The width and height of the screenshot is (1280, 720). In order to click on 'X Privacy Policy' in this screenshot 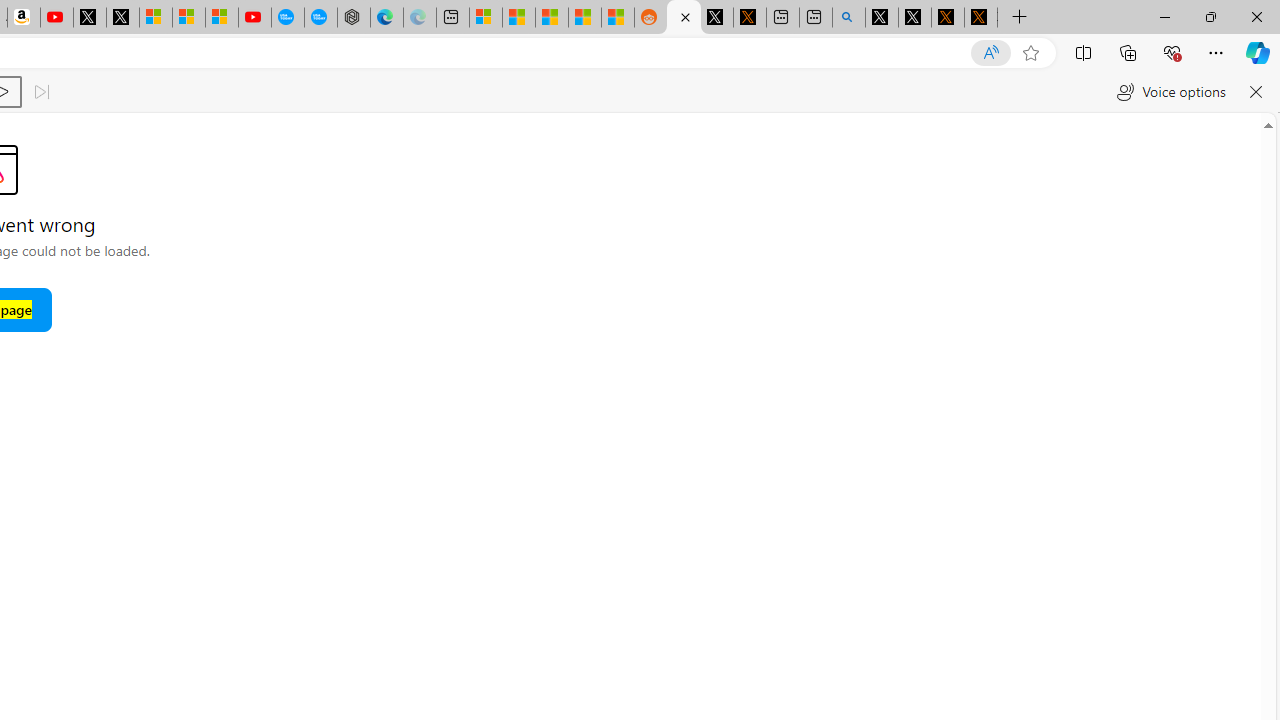, I will do `click(981, 17)`.